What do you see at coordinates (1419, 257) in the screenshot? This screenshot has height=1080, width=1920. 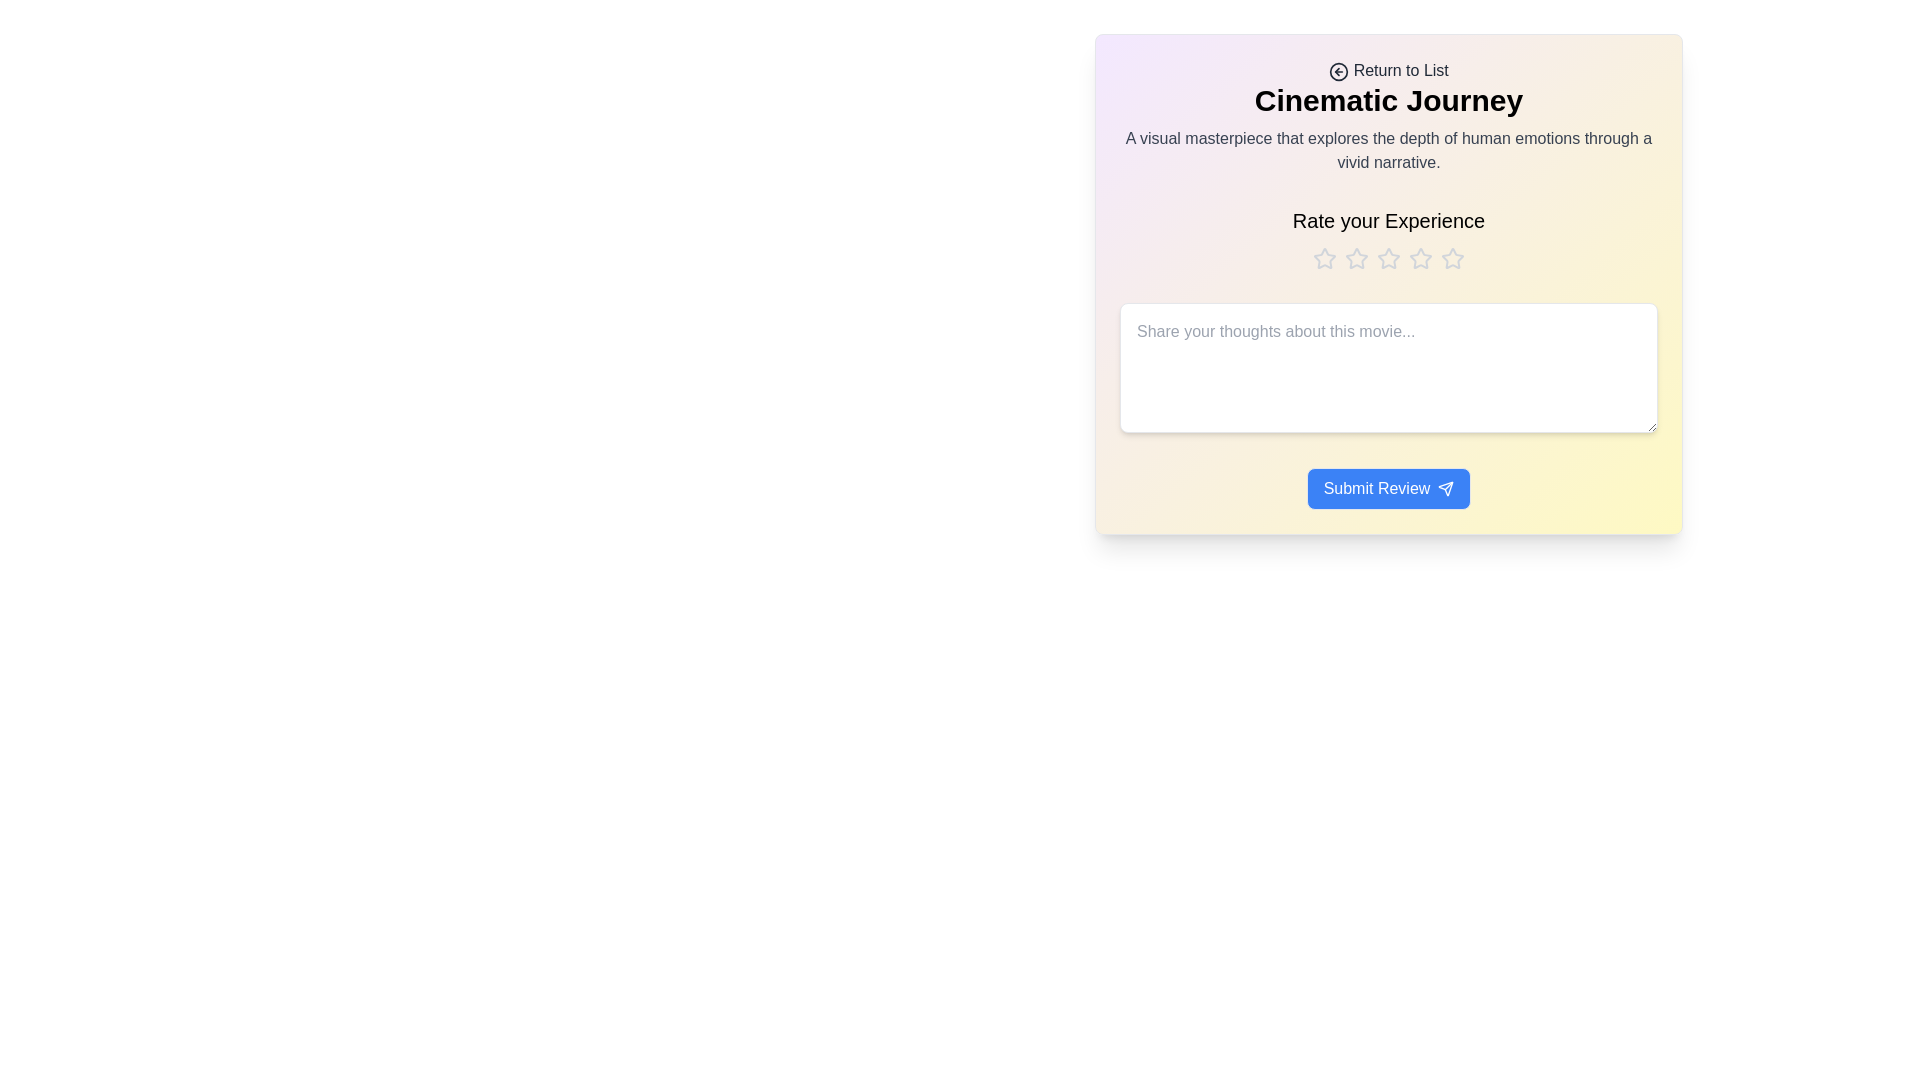 I see `the fourth star in the interactive rating system under the 'Rate your Experience' section to observe the scaling effect` at bounding box center [1419, 257].